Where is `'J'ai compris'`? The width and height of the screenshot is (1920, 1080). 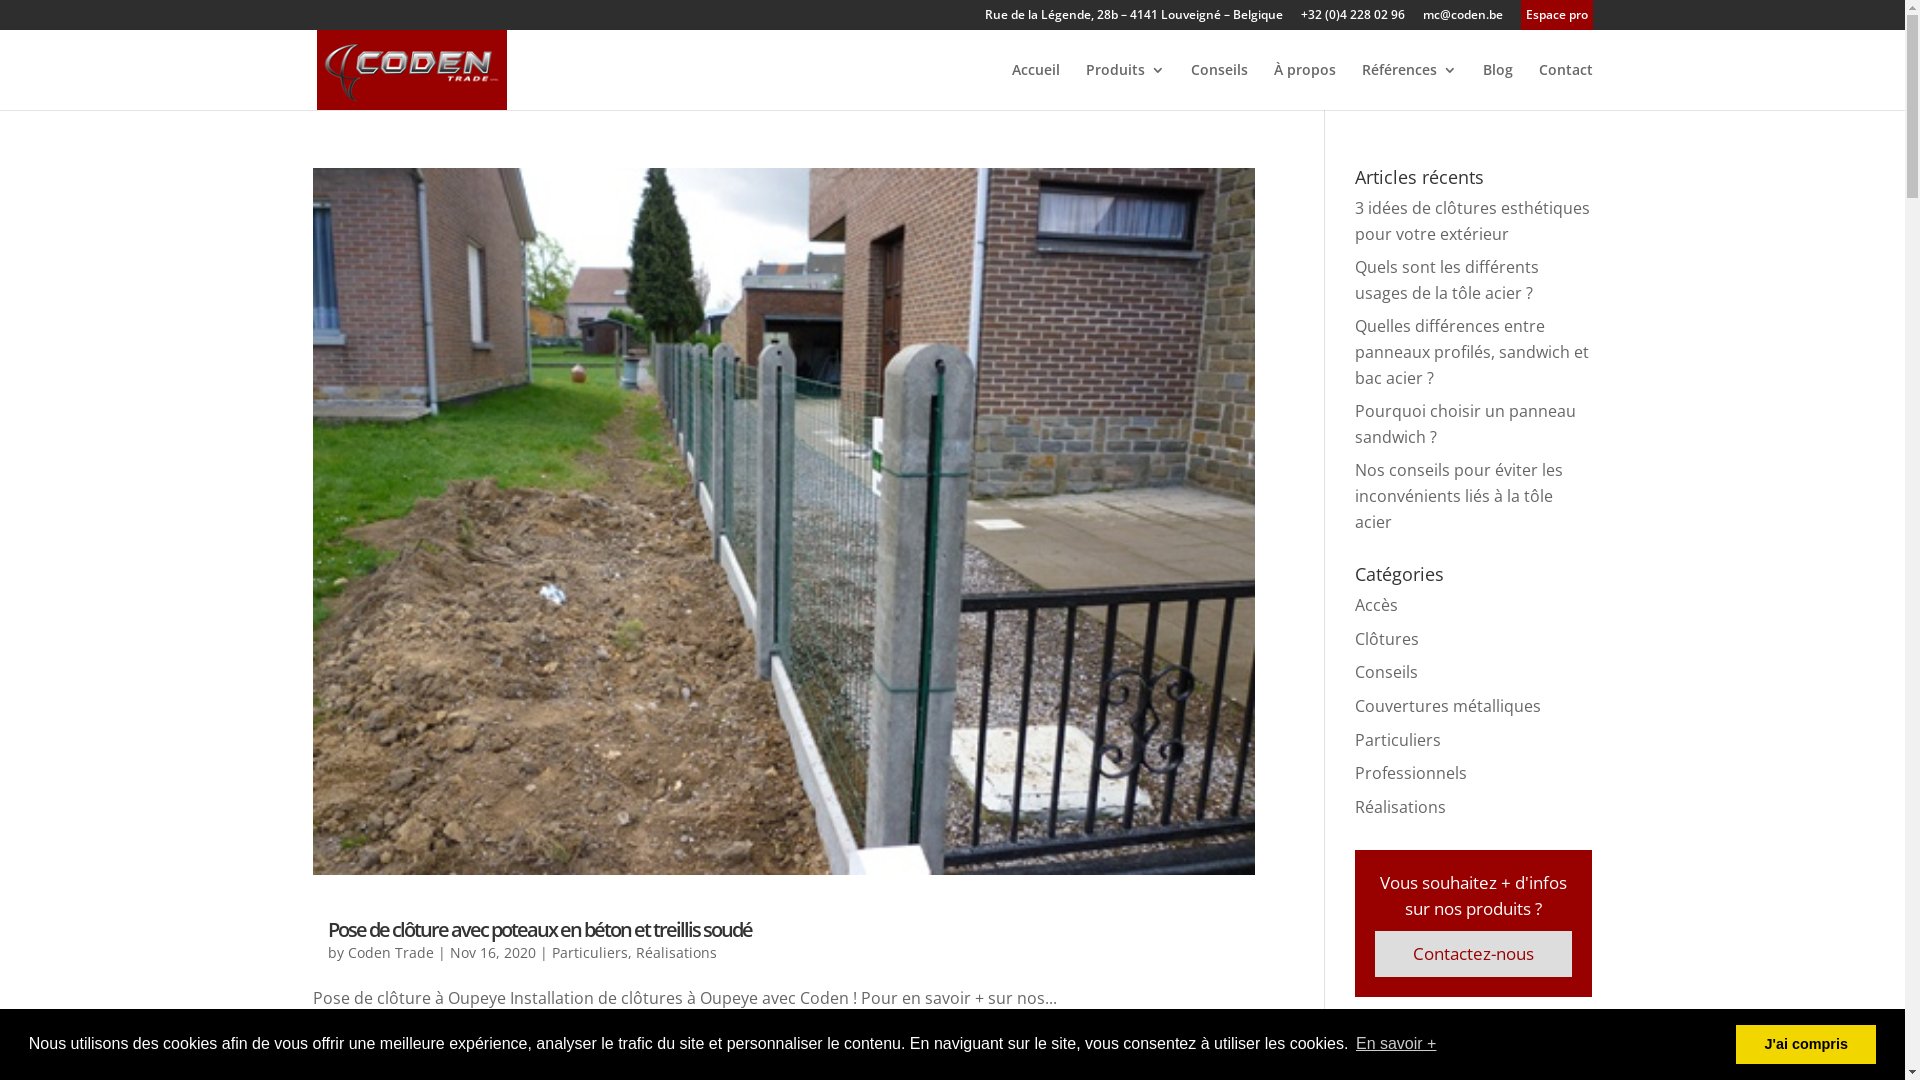 'J'ai compris' is located at coordinates (1805, 1043).